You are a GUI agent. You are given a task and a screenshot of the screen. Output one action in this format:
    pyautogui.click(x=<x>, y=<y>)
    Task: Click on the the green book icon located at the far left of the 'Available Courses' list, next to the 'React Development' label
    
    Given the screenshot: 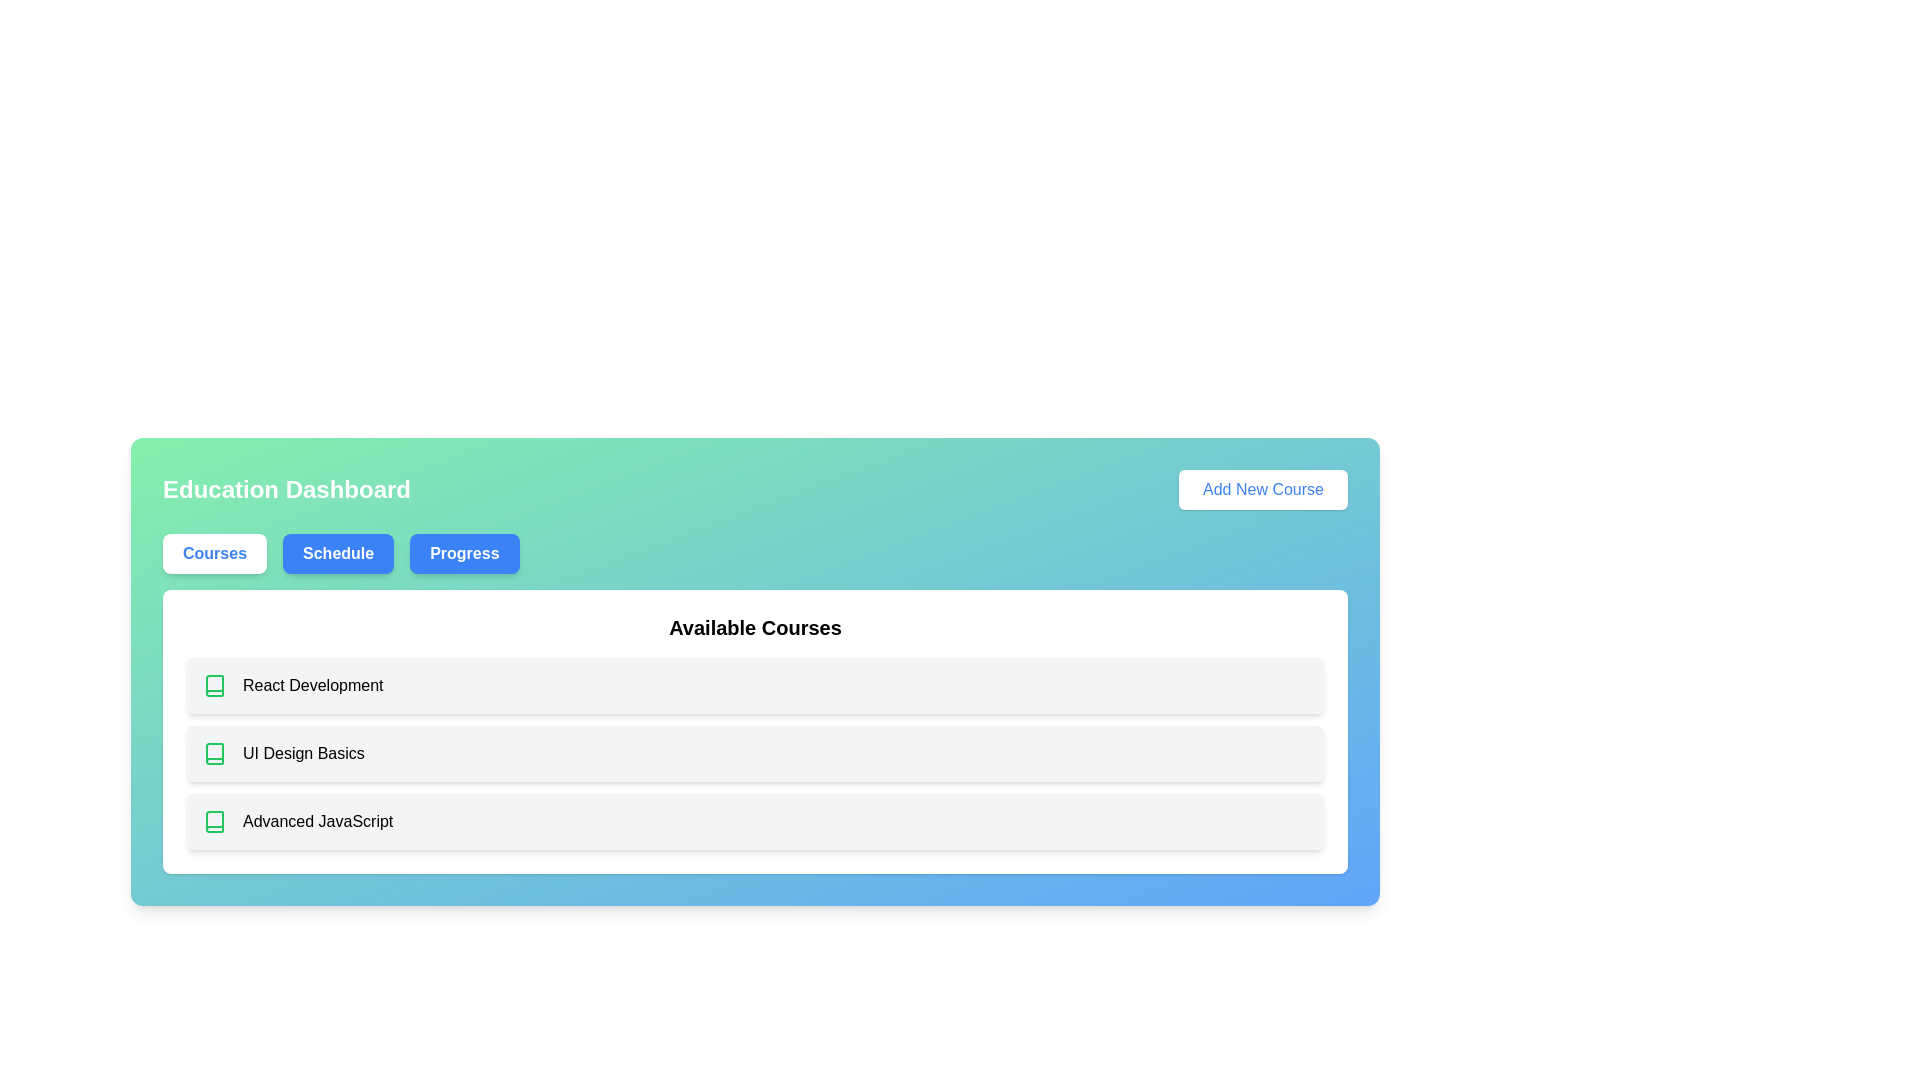 What is the action you would take?
    pyautogui.click(x=215, y=685)
    